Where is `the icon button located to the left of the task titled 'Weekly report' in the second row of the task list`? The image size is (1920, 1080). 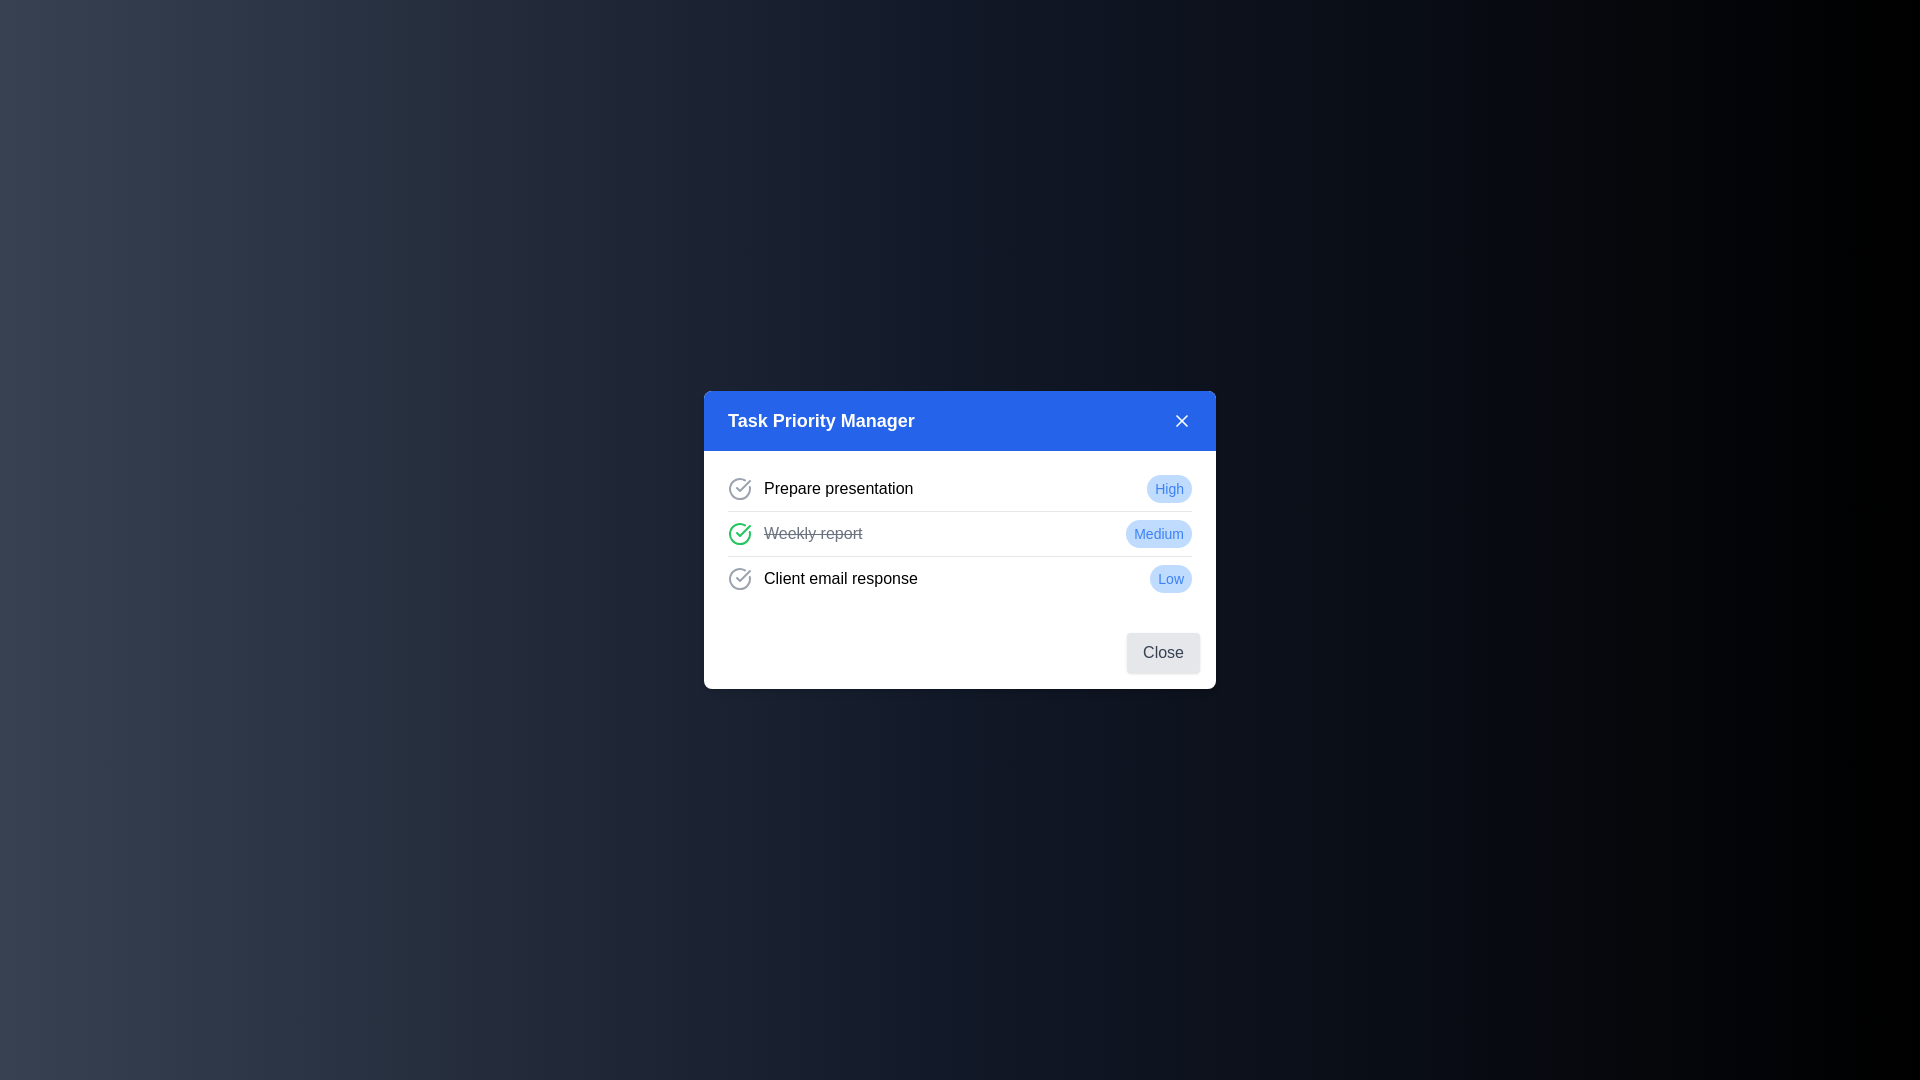
the icon button located to the left of the task titled 'Weekly report' in the second row of the task list is located at coordinates (738, 532).